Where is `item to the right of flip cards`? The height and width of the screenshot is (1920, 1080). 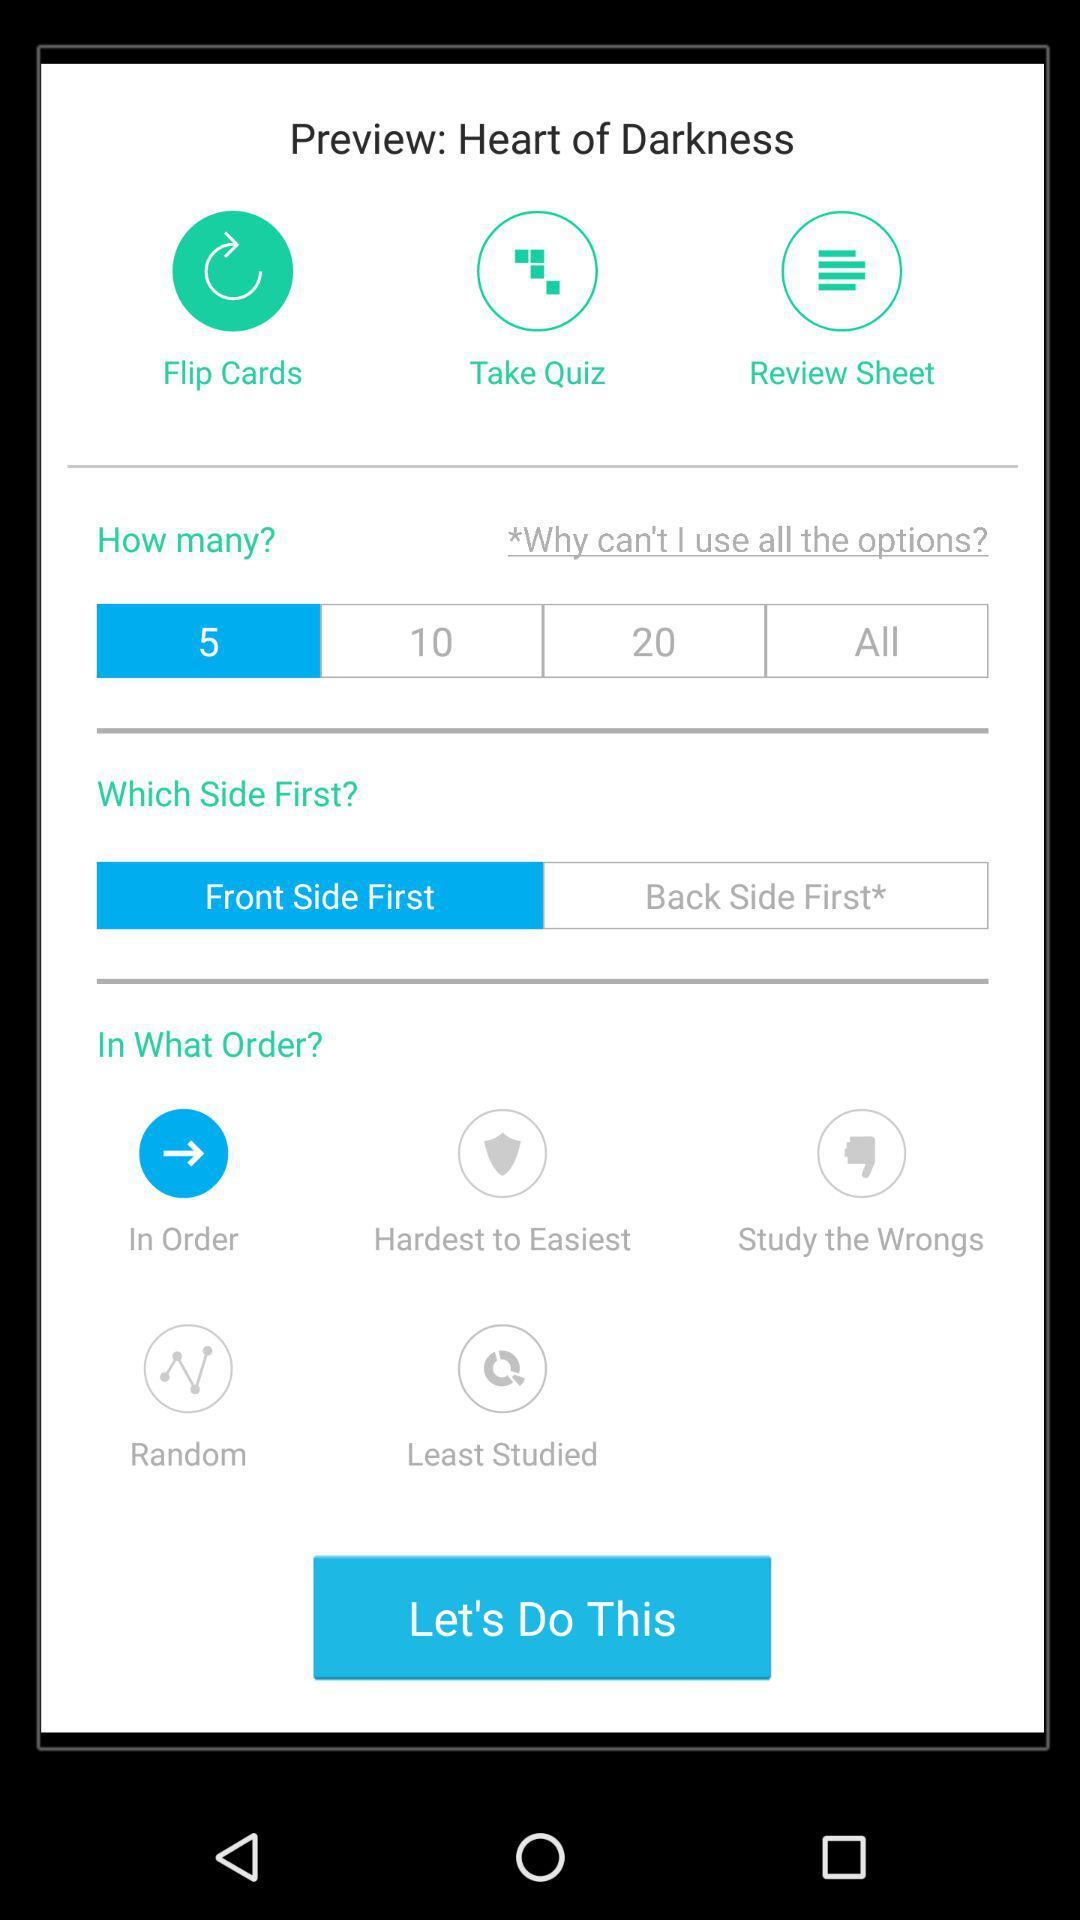
item to the right of flip cards is located at coordinates (536, 270).